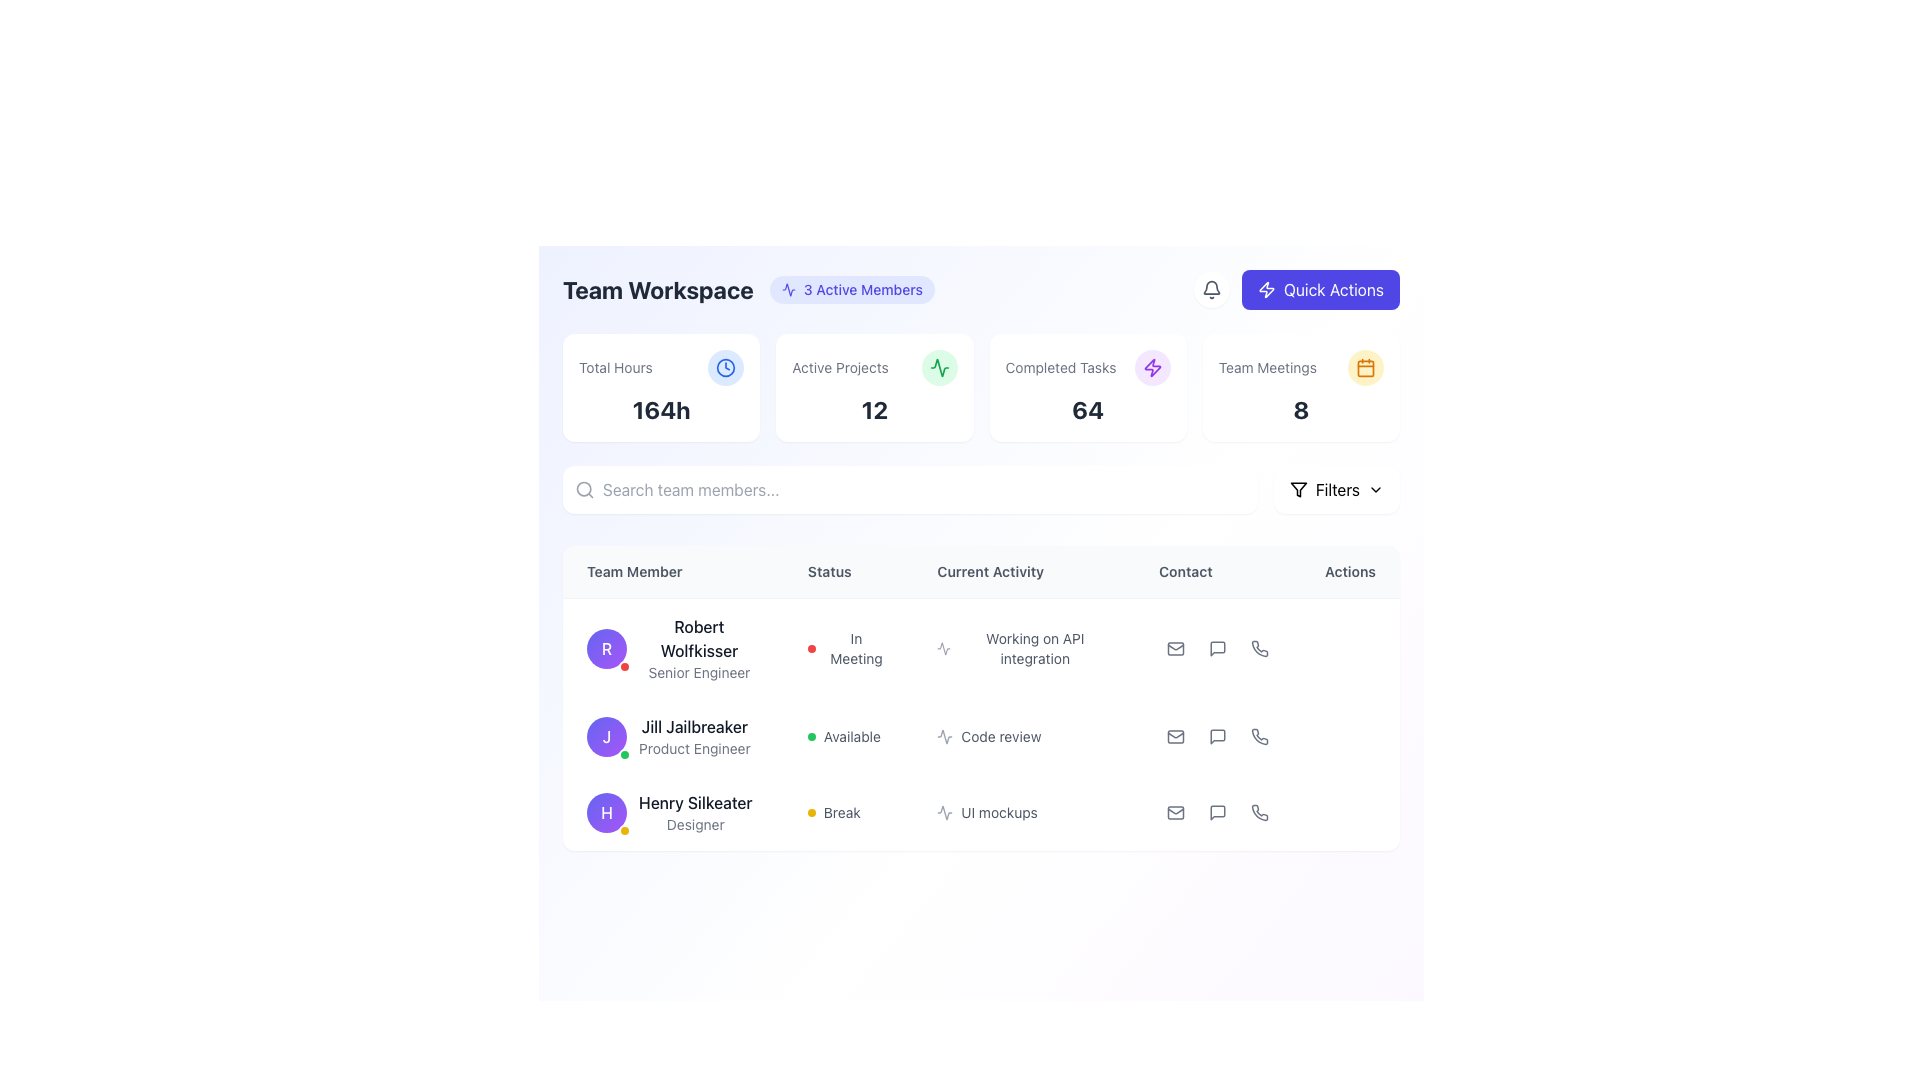 Image resolution: width=1920 pixels, height=1080 pixels. What do you see at coordinates (856, 648) in the screenshot?
I see `the 'In Meeting' text label indicating the status of 'Robert Wolfkisser' in the table` at bounding box center [856, 648].